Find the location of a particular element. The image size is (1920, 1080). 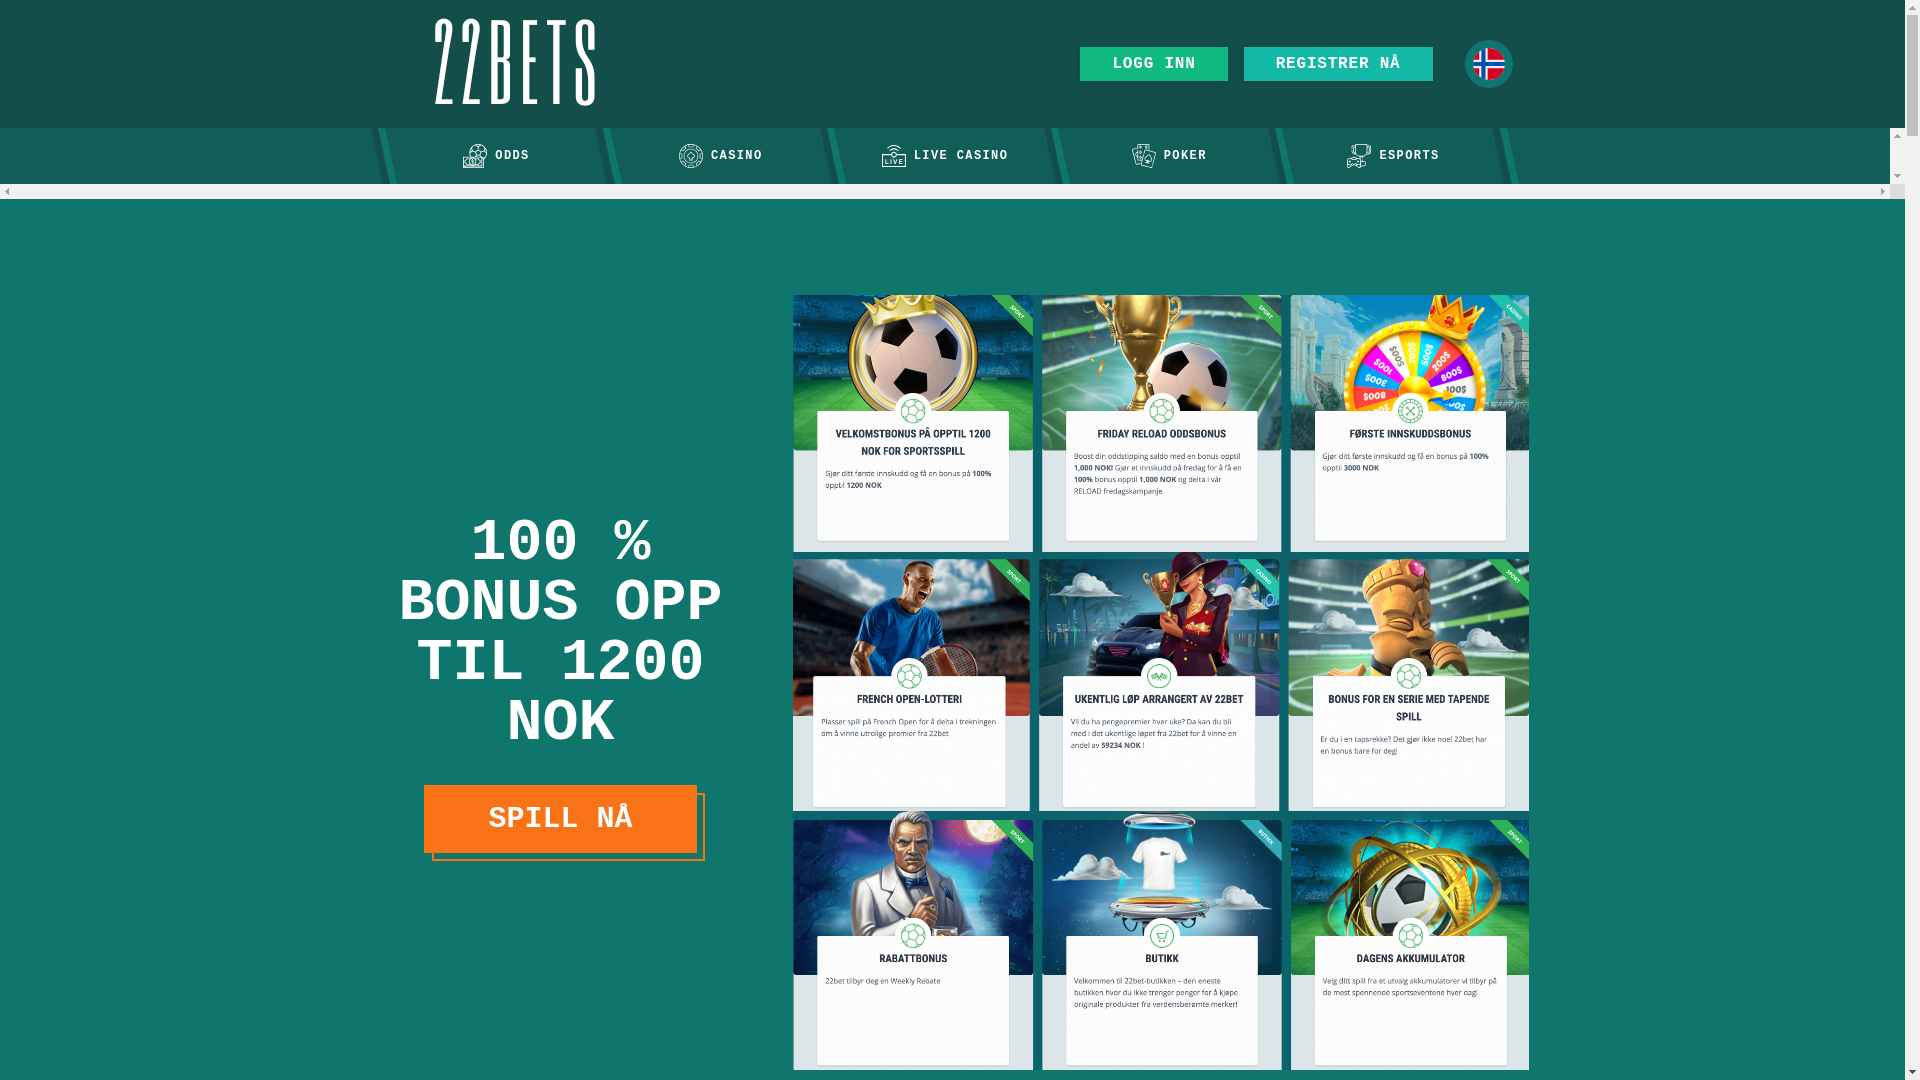

'LOGG INN' is located at coordinates (1153, 63).